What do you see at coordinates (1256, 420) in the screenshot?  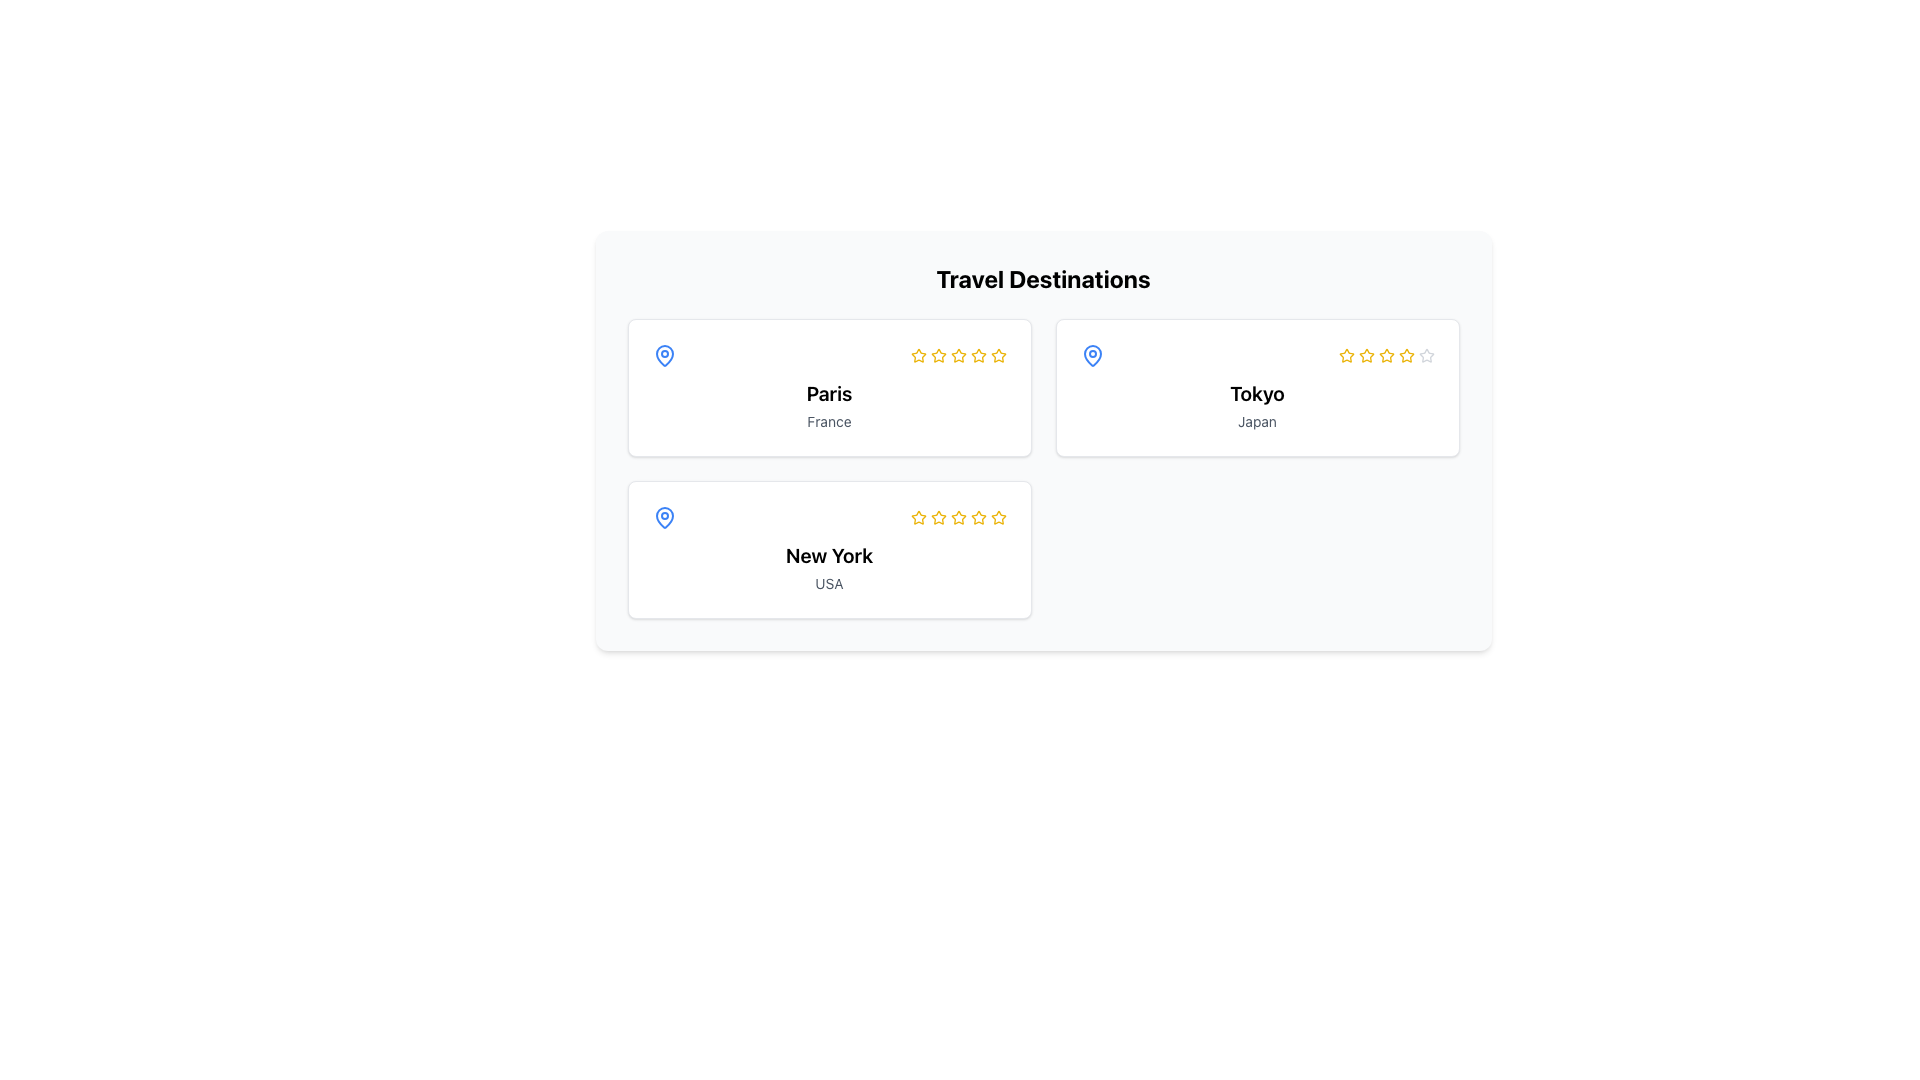 I see `the descriptive label displaying 'Japan' located below the 'Tokyo' title in the bottom section of the card` at bounding box center [1256, 420].